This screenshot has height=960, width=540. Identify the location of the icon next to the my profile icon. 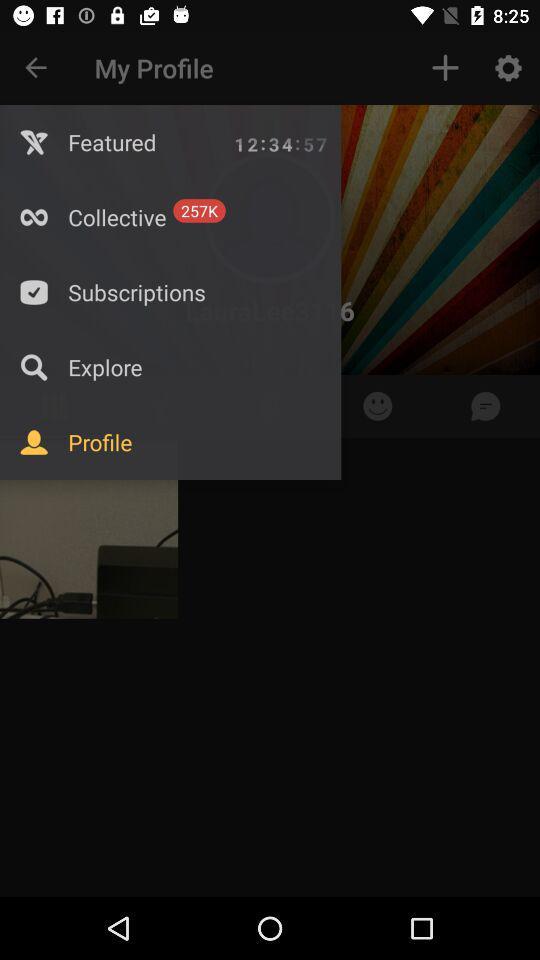
(445, 68).